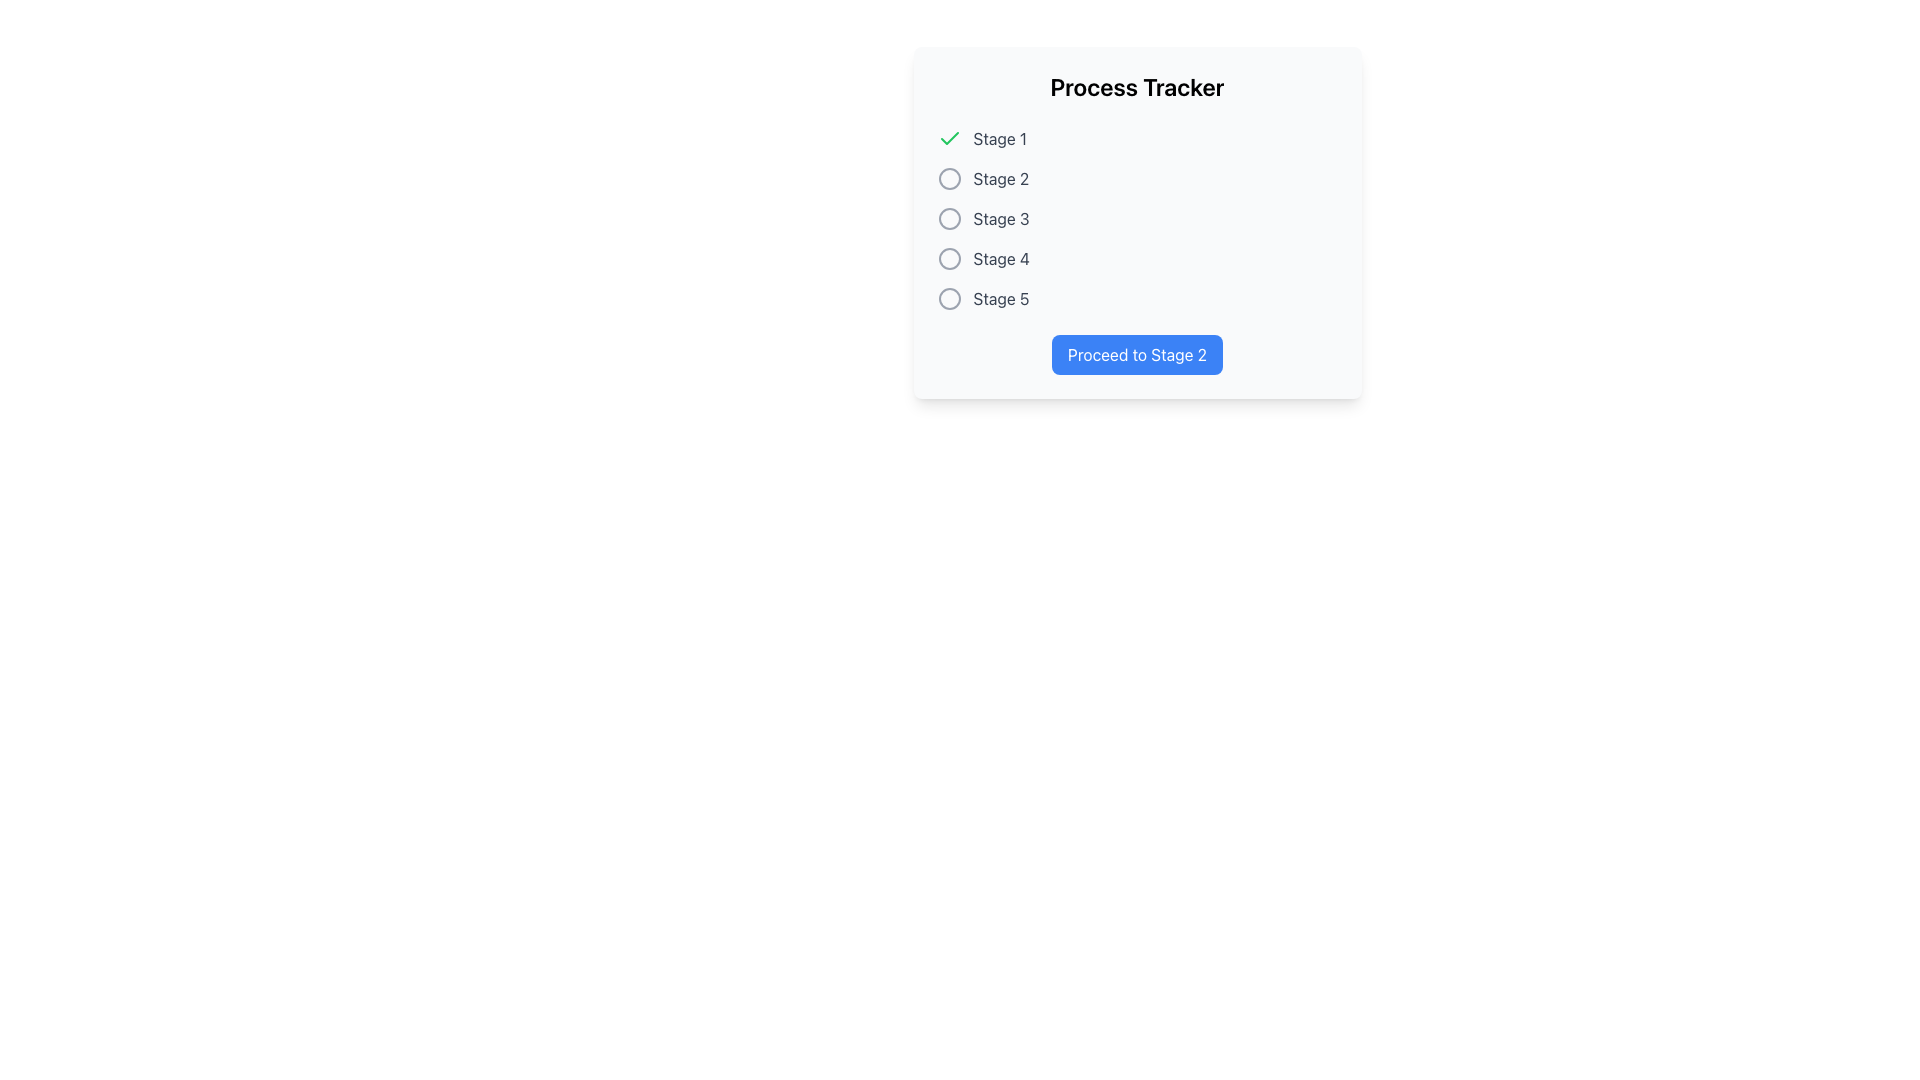 This screenshot has height=1080, width=1920. Describe the element at coordinates (948, 137) in the screenshot. I see `the green checkmark SVG icon located to the left of the text 'Stage 1'` at that location.